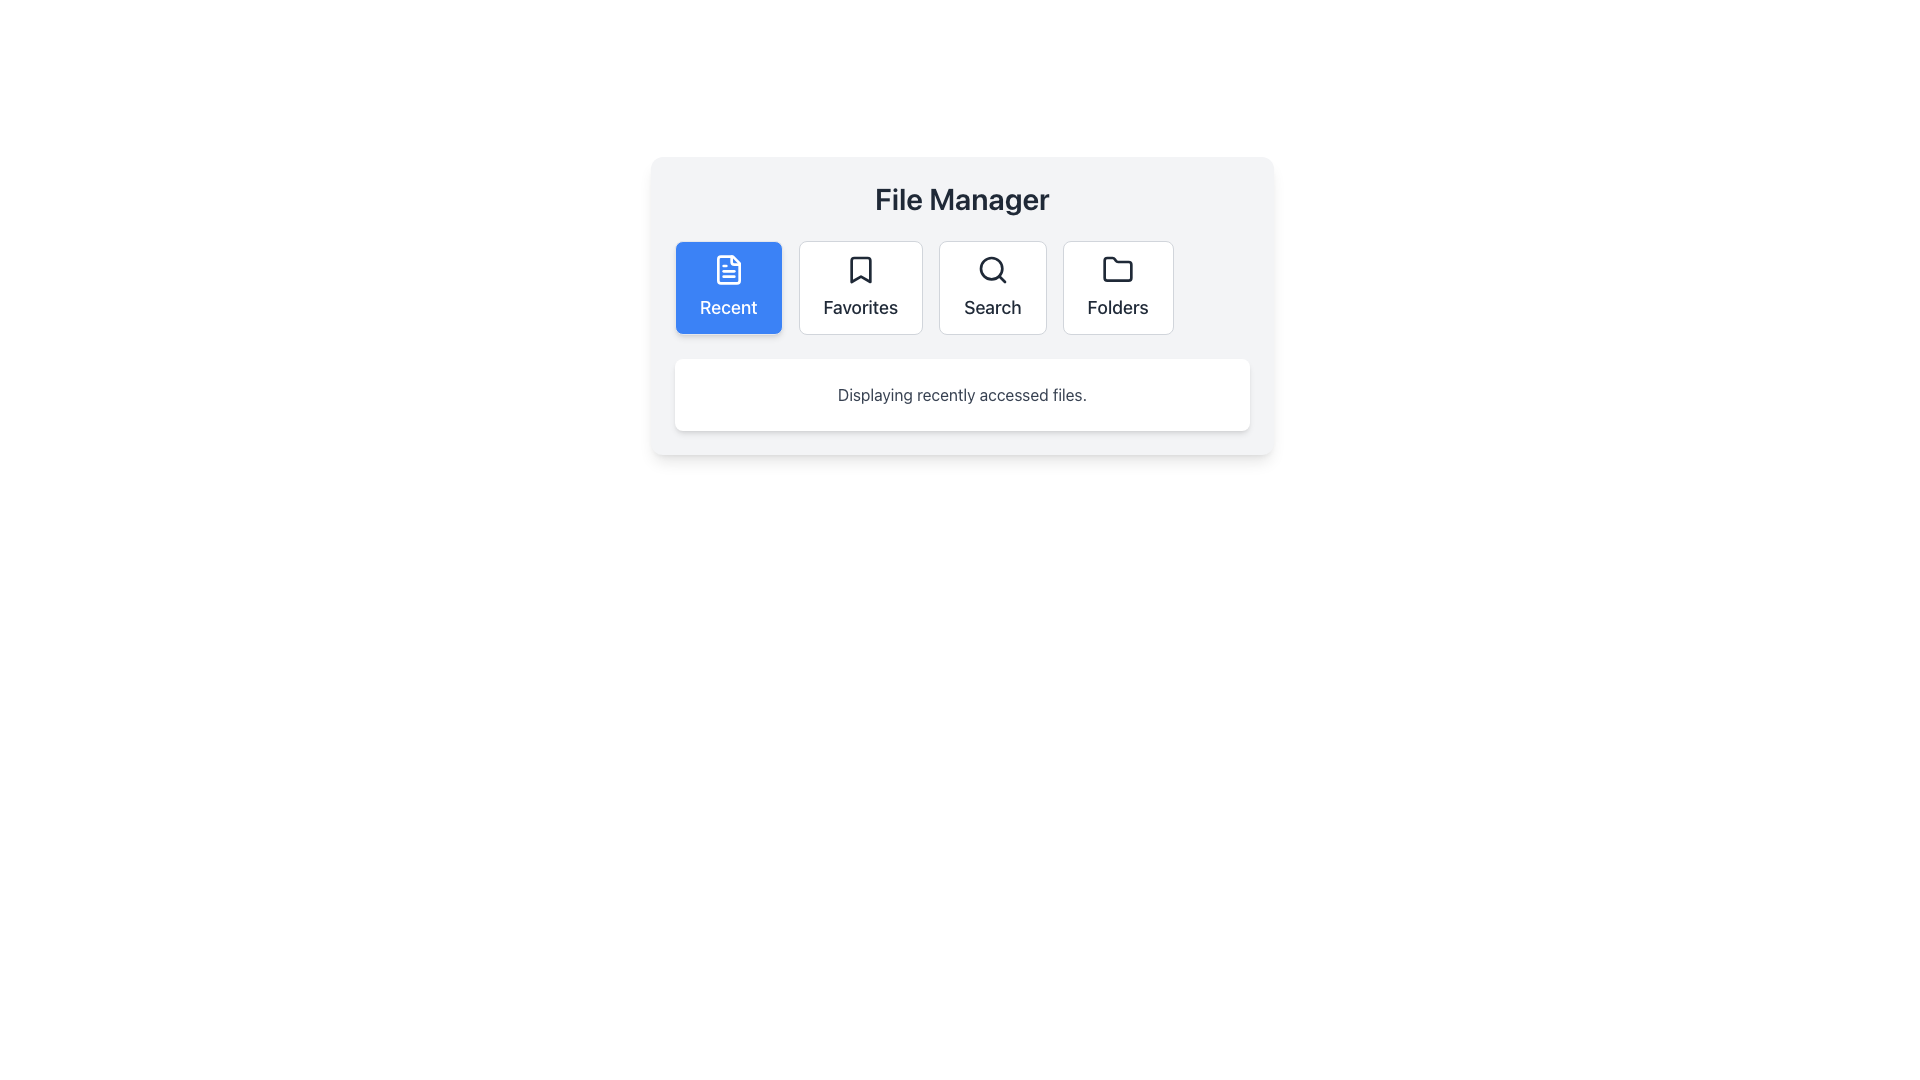 The height and width of the screenshot is (1080, 1920). I want to click on the 'Favorites' icon located in the navigation panel, which is the second icon from the left used, so click(860, 270).